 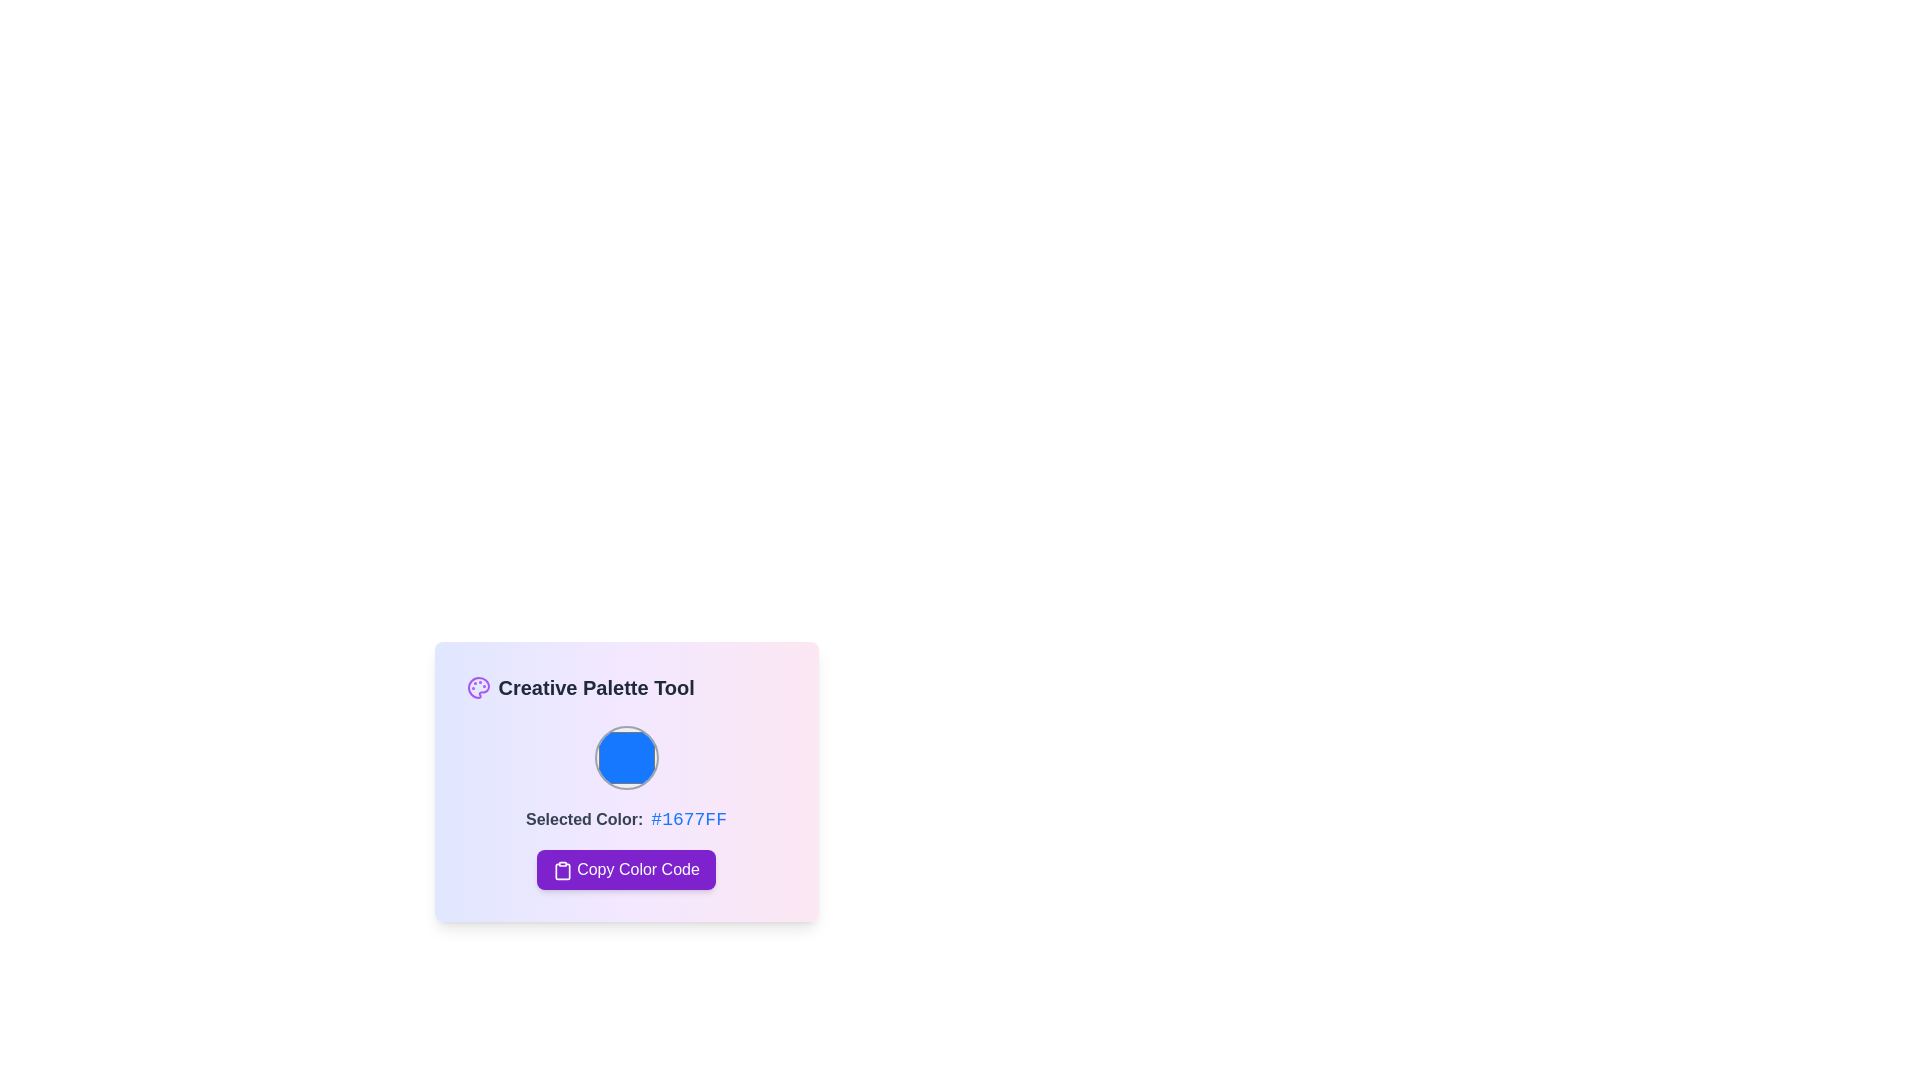 I want to click on the Text Display element that shows 'Selected Color:' followed by the color code '#1677FF', which is styled in bold gray and vibrant blue, positioned below the color preview and above the 'Copy Color Code' button, so click(x=625, y=820).